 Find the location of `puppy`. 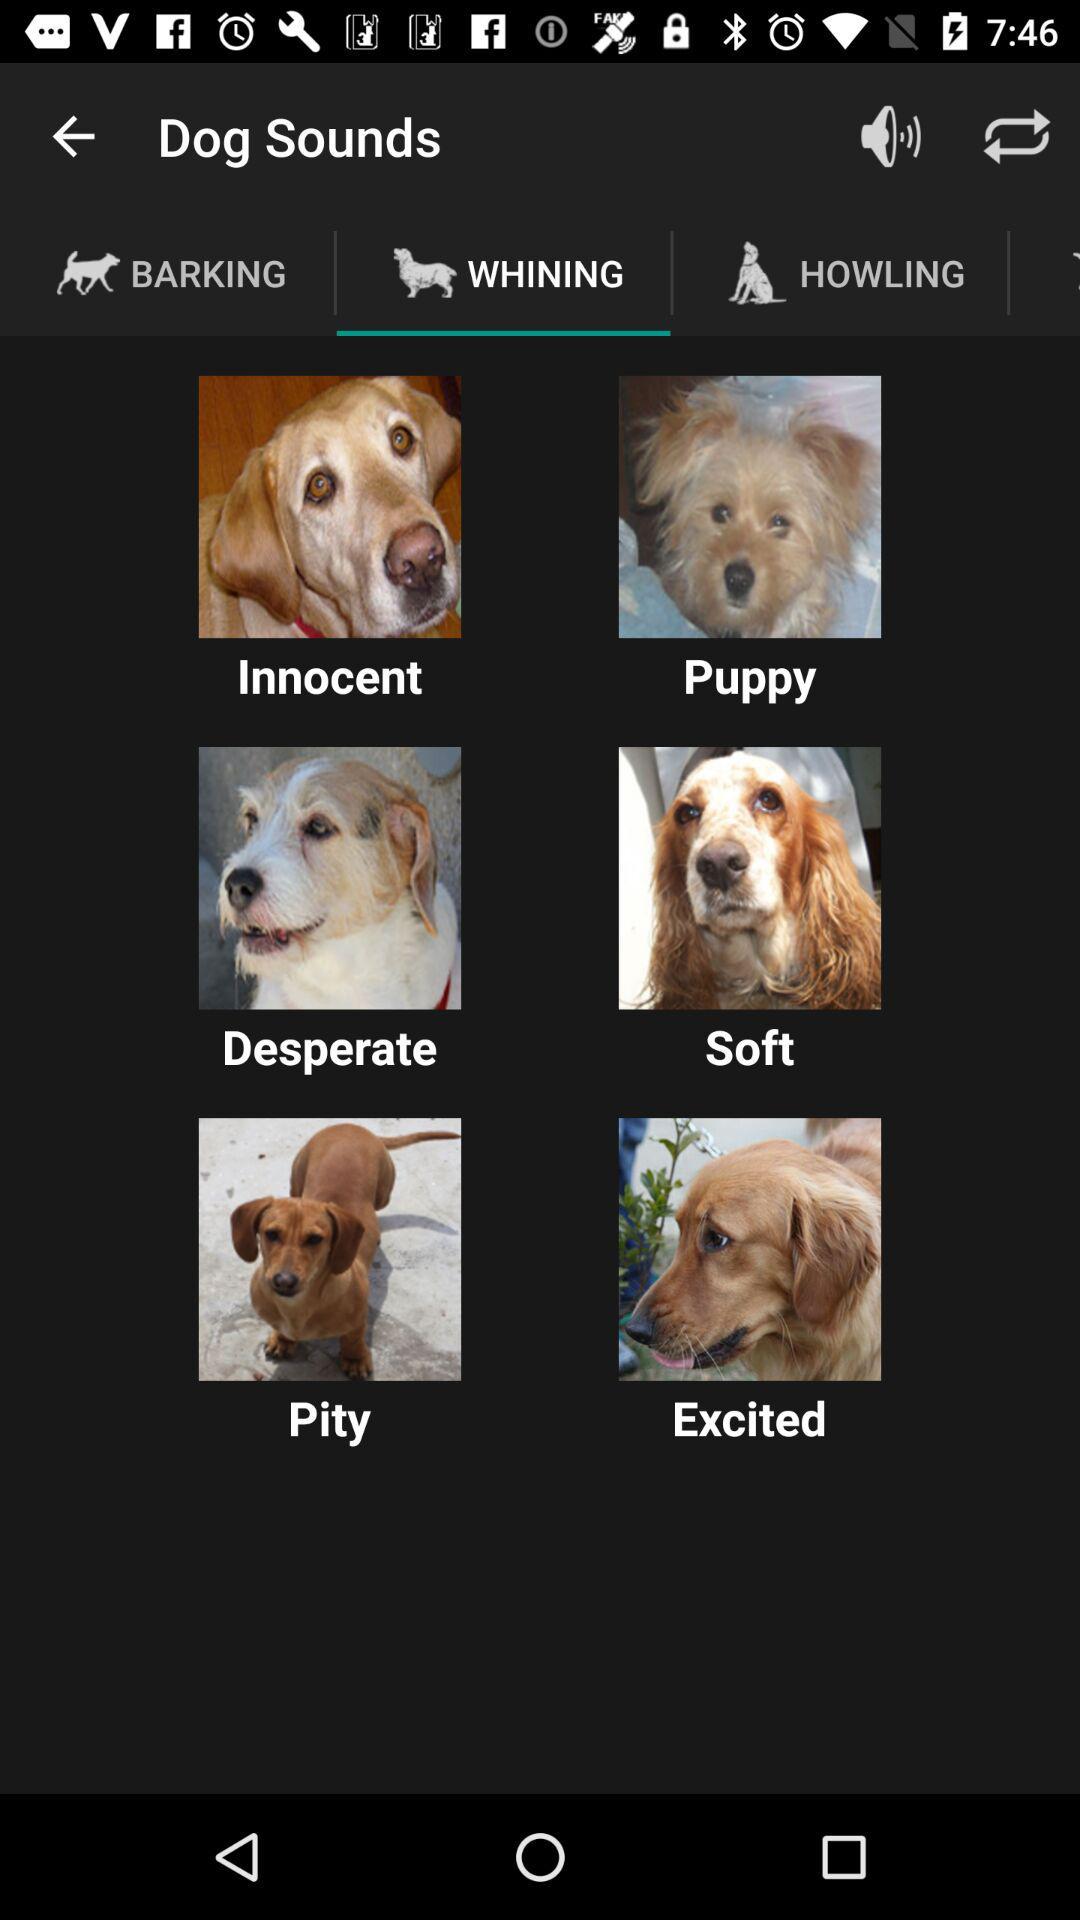

puppy is located at coordinates (749, 507).